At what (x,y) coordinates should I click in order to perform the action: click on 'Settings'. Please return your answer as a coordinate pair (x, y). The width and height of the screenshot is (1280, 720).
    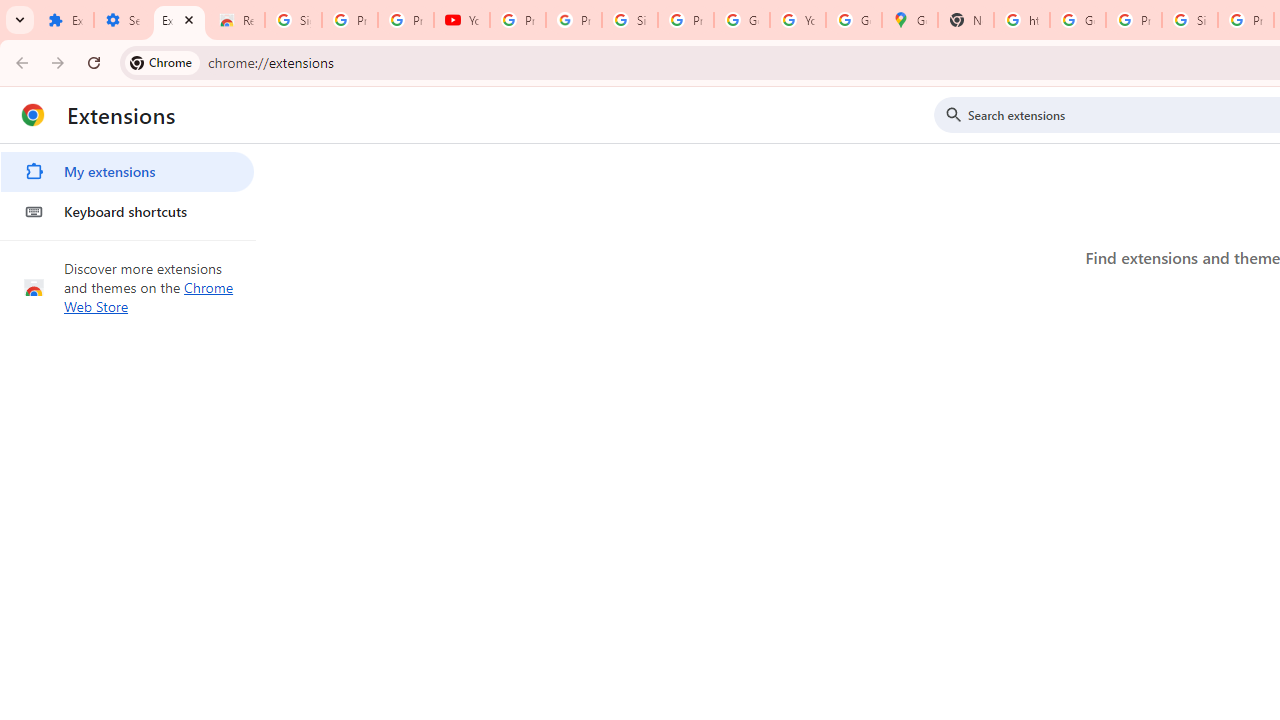
    Looking at the image, I should click on (121, 20).